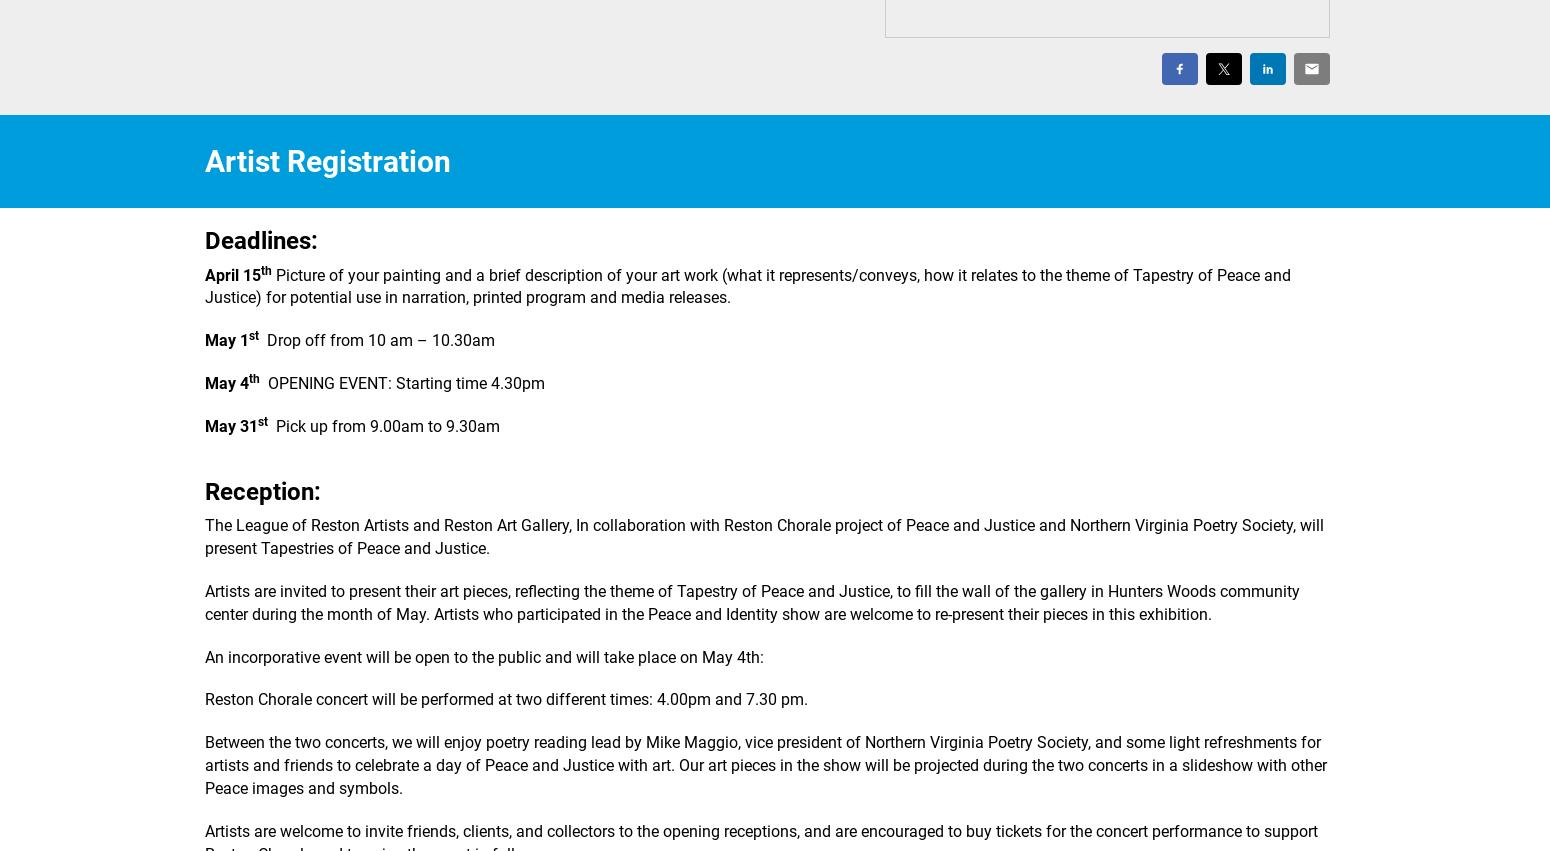 This screenshot has width=1550, height=851. I want to click on 'May 4', so click(226, 383).